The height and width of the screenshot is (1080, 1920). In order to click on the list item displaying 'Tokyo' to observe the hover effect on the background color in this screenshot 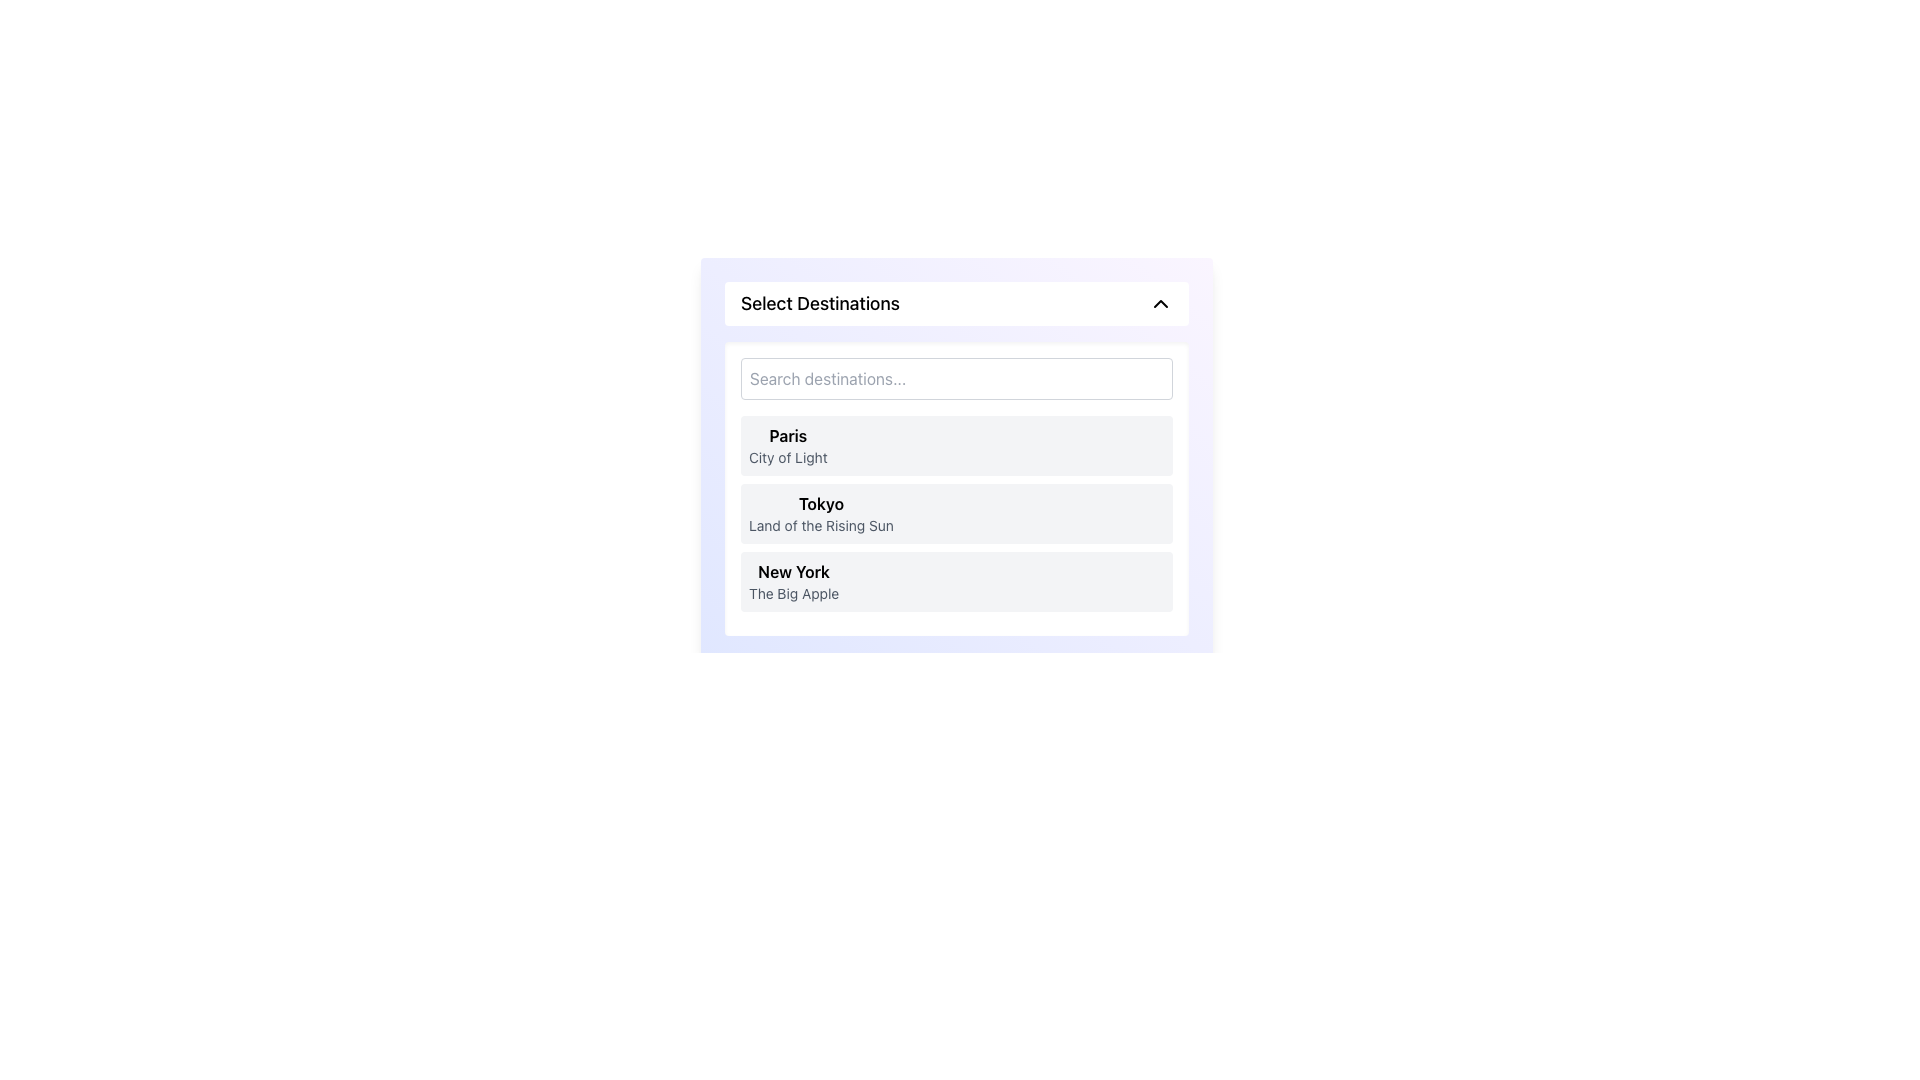, I will do `click(955, 512)`.